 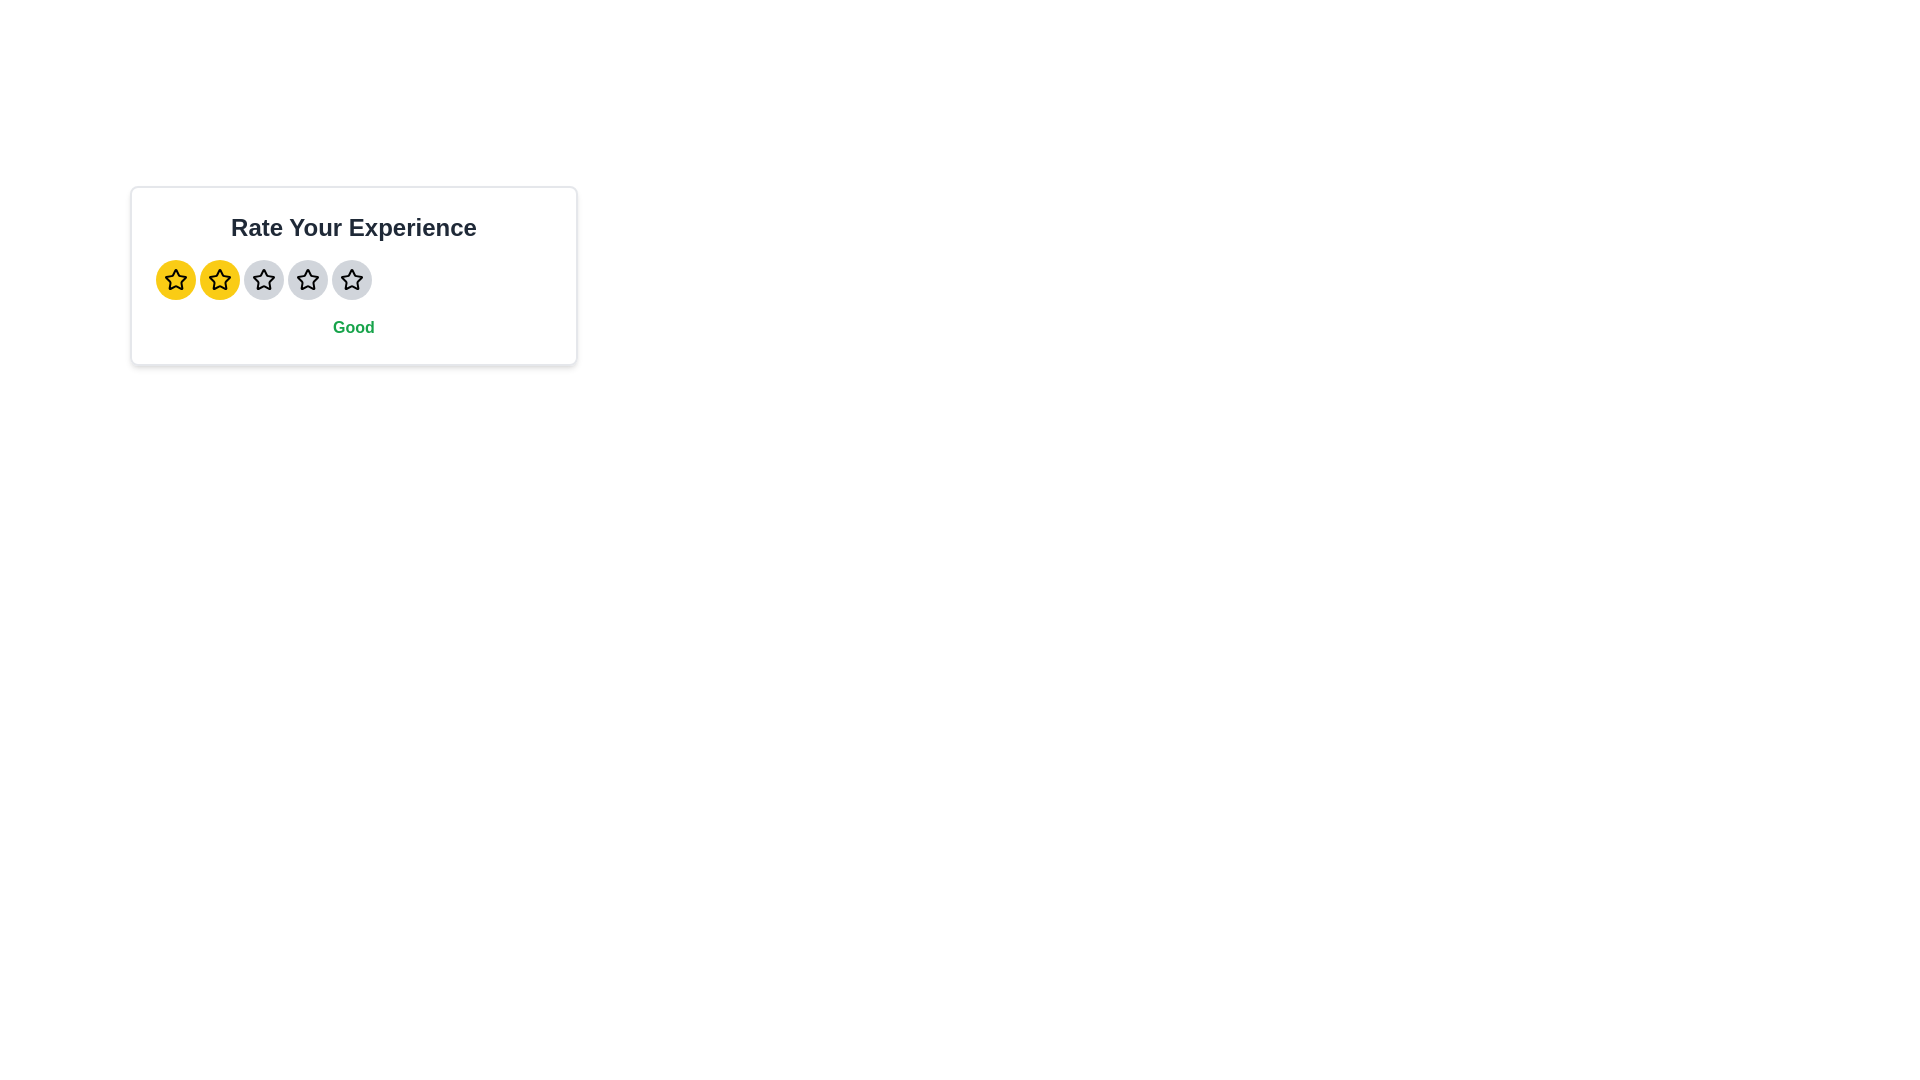 What do you see at coordinates (263, 280) in the screenshot?
I see `the third circular button with a gray background and a black star outline` at bounding box center [263, 280].